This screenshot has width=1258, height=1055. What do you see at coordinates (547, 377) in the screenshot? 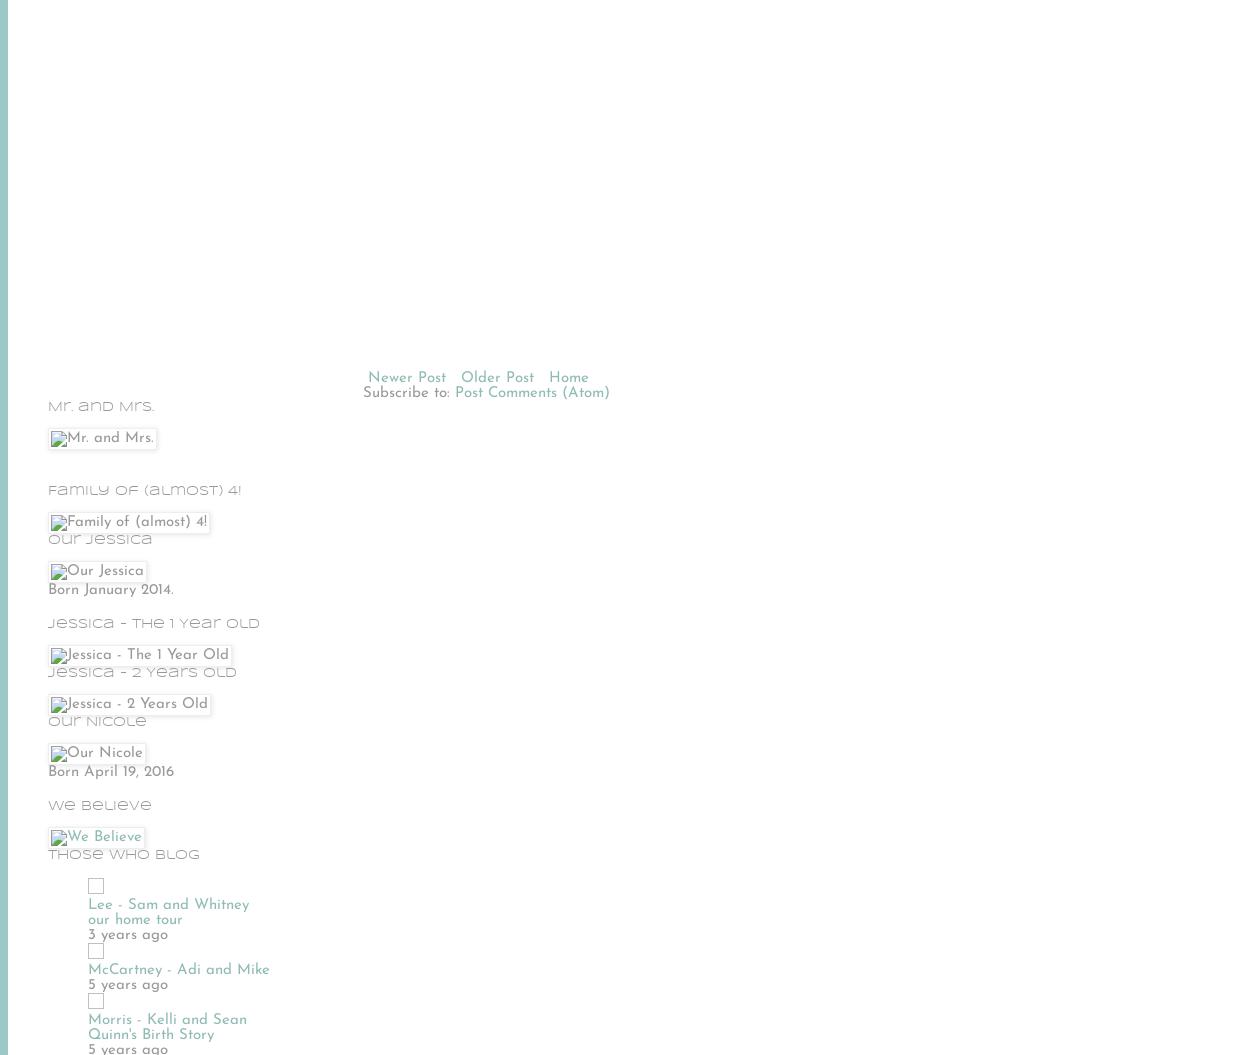
I see `'Home'` at bounding box center [547, 377].